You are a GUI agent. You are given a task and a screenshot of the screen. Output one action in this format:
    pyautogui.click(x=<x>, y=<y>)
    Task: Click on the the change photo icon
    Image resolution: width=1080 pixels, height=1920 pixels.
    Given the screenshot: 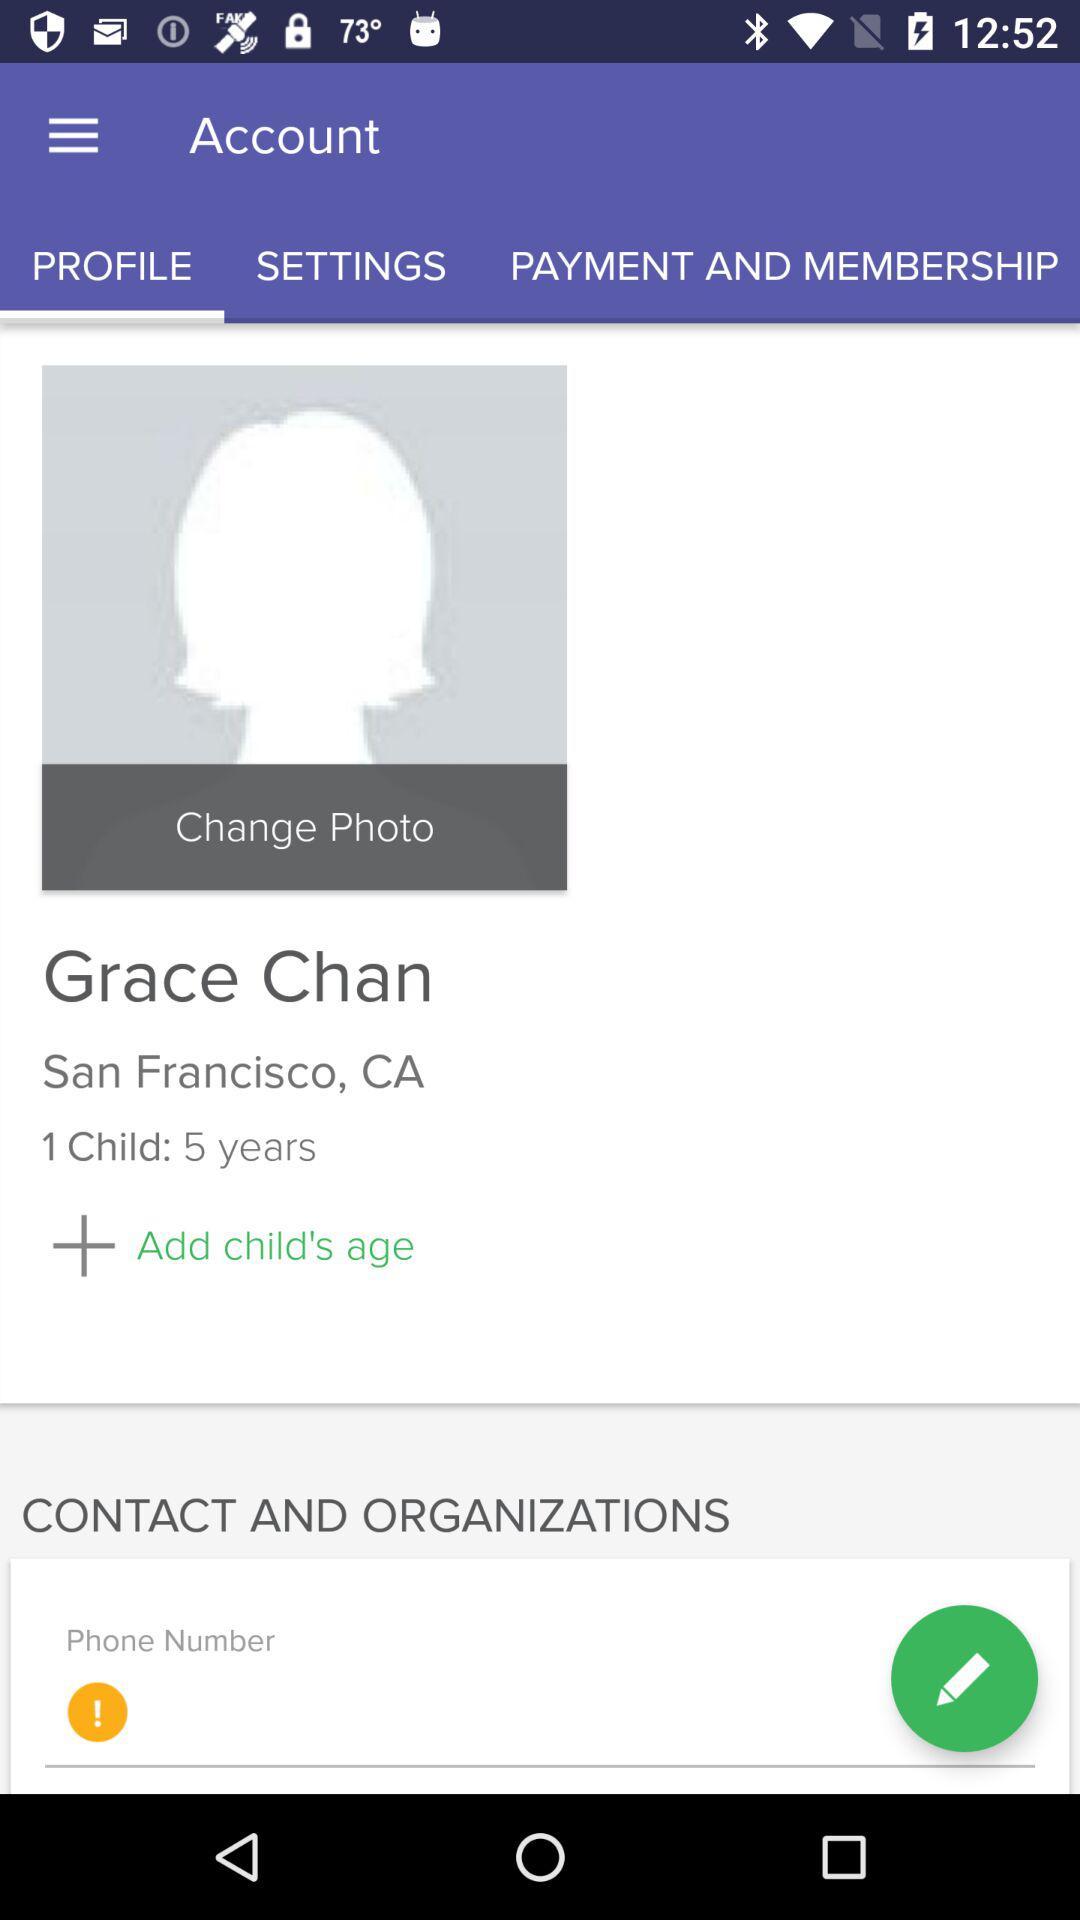 What is the action you would take?
    pyautogui.click(x=304, y=827)
    